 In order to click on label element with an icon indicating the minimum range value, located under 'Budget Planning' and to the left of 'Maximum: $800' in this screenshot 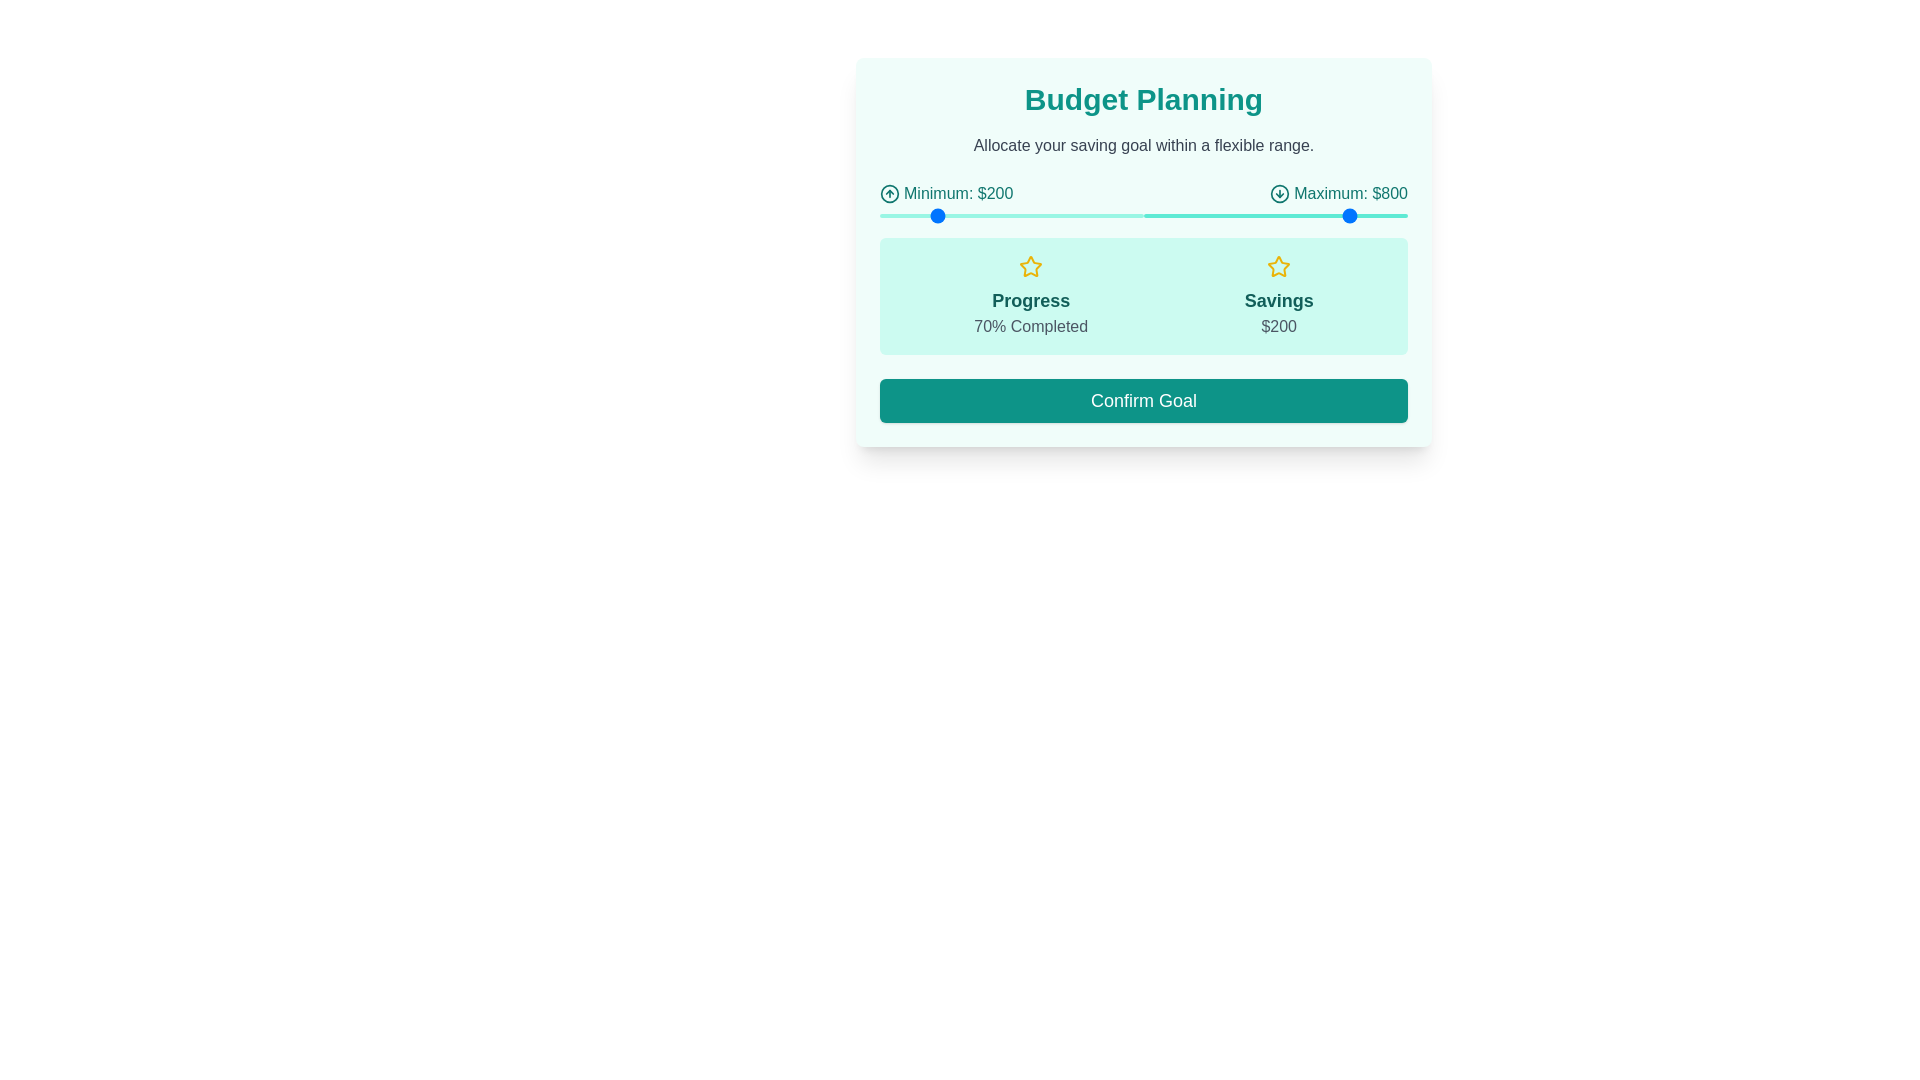, I will do `click(945, 193)`.